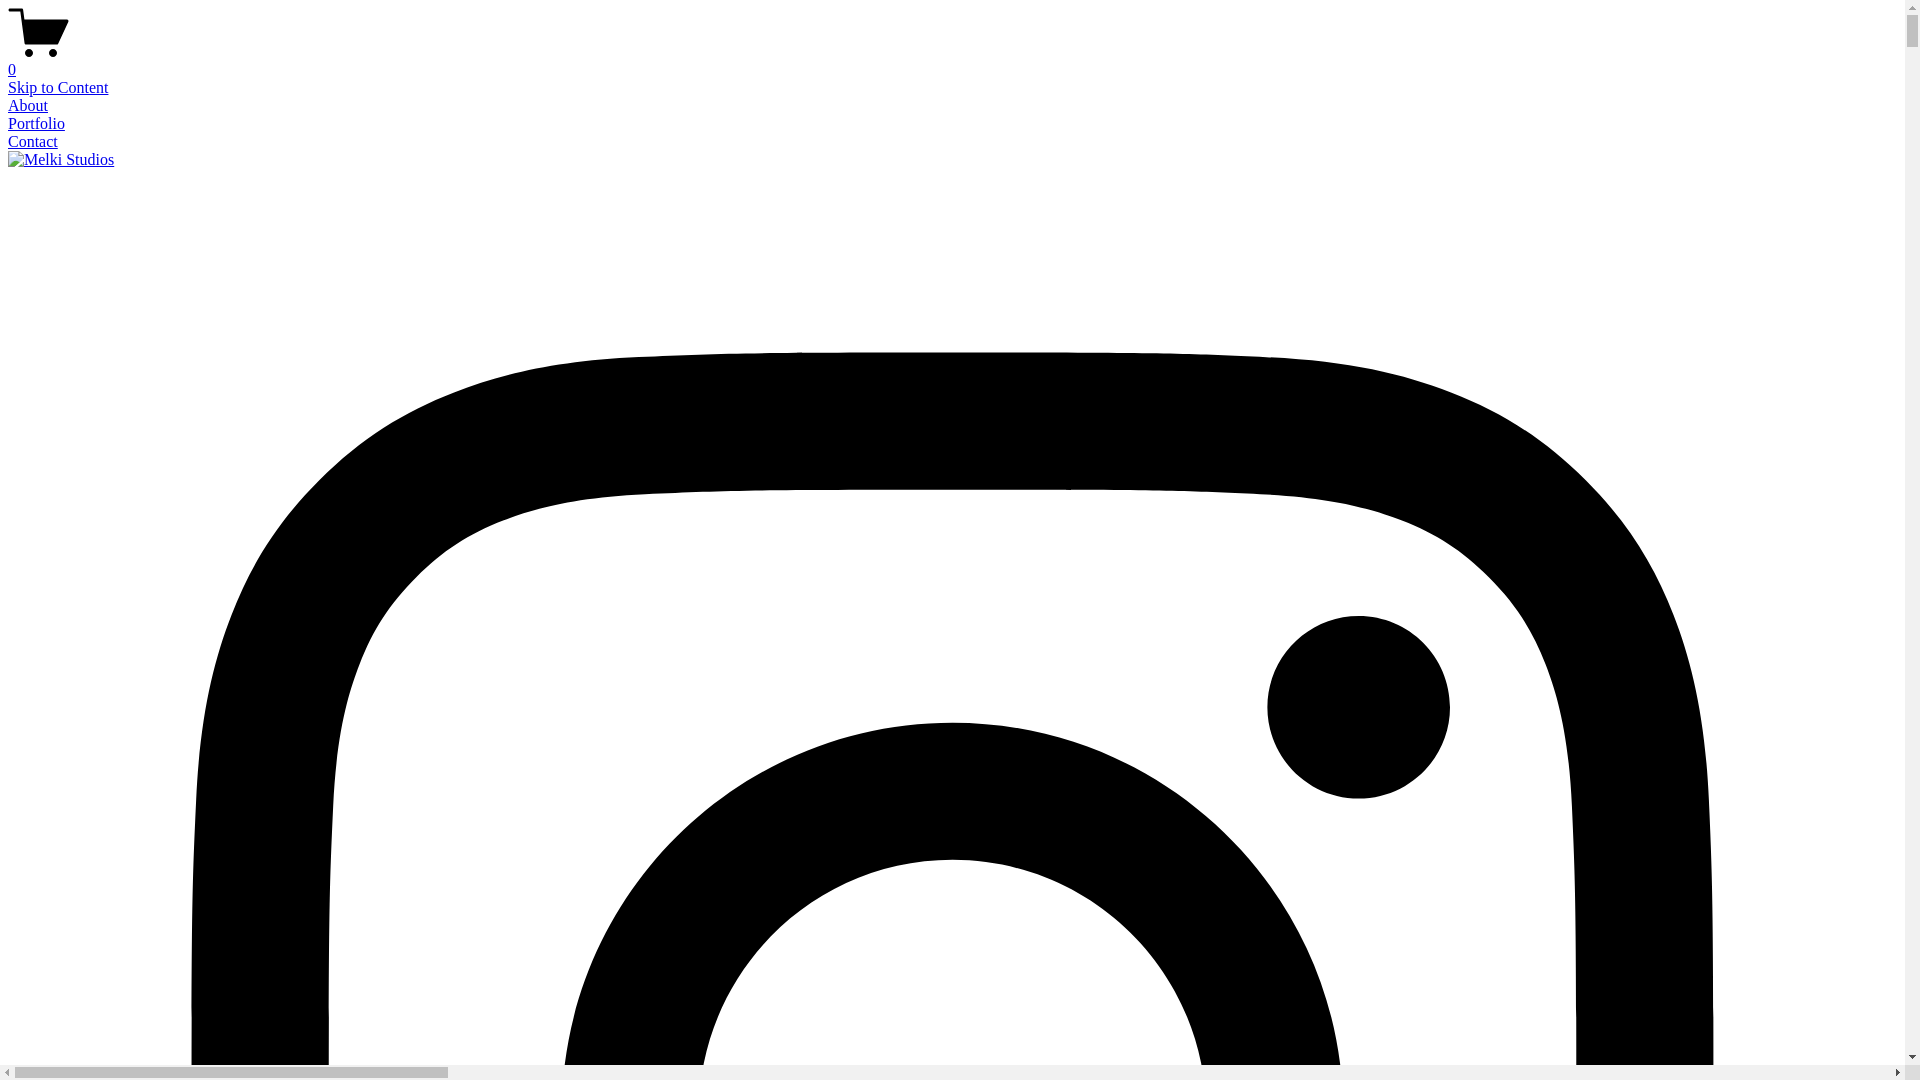  What do you see at coordinates (28, 105) in the screenshot?
I see `'About'` at bounding box center [28, 105].